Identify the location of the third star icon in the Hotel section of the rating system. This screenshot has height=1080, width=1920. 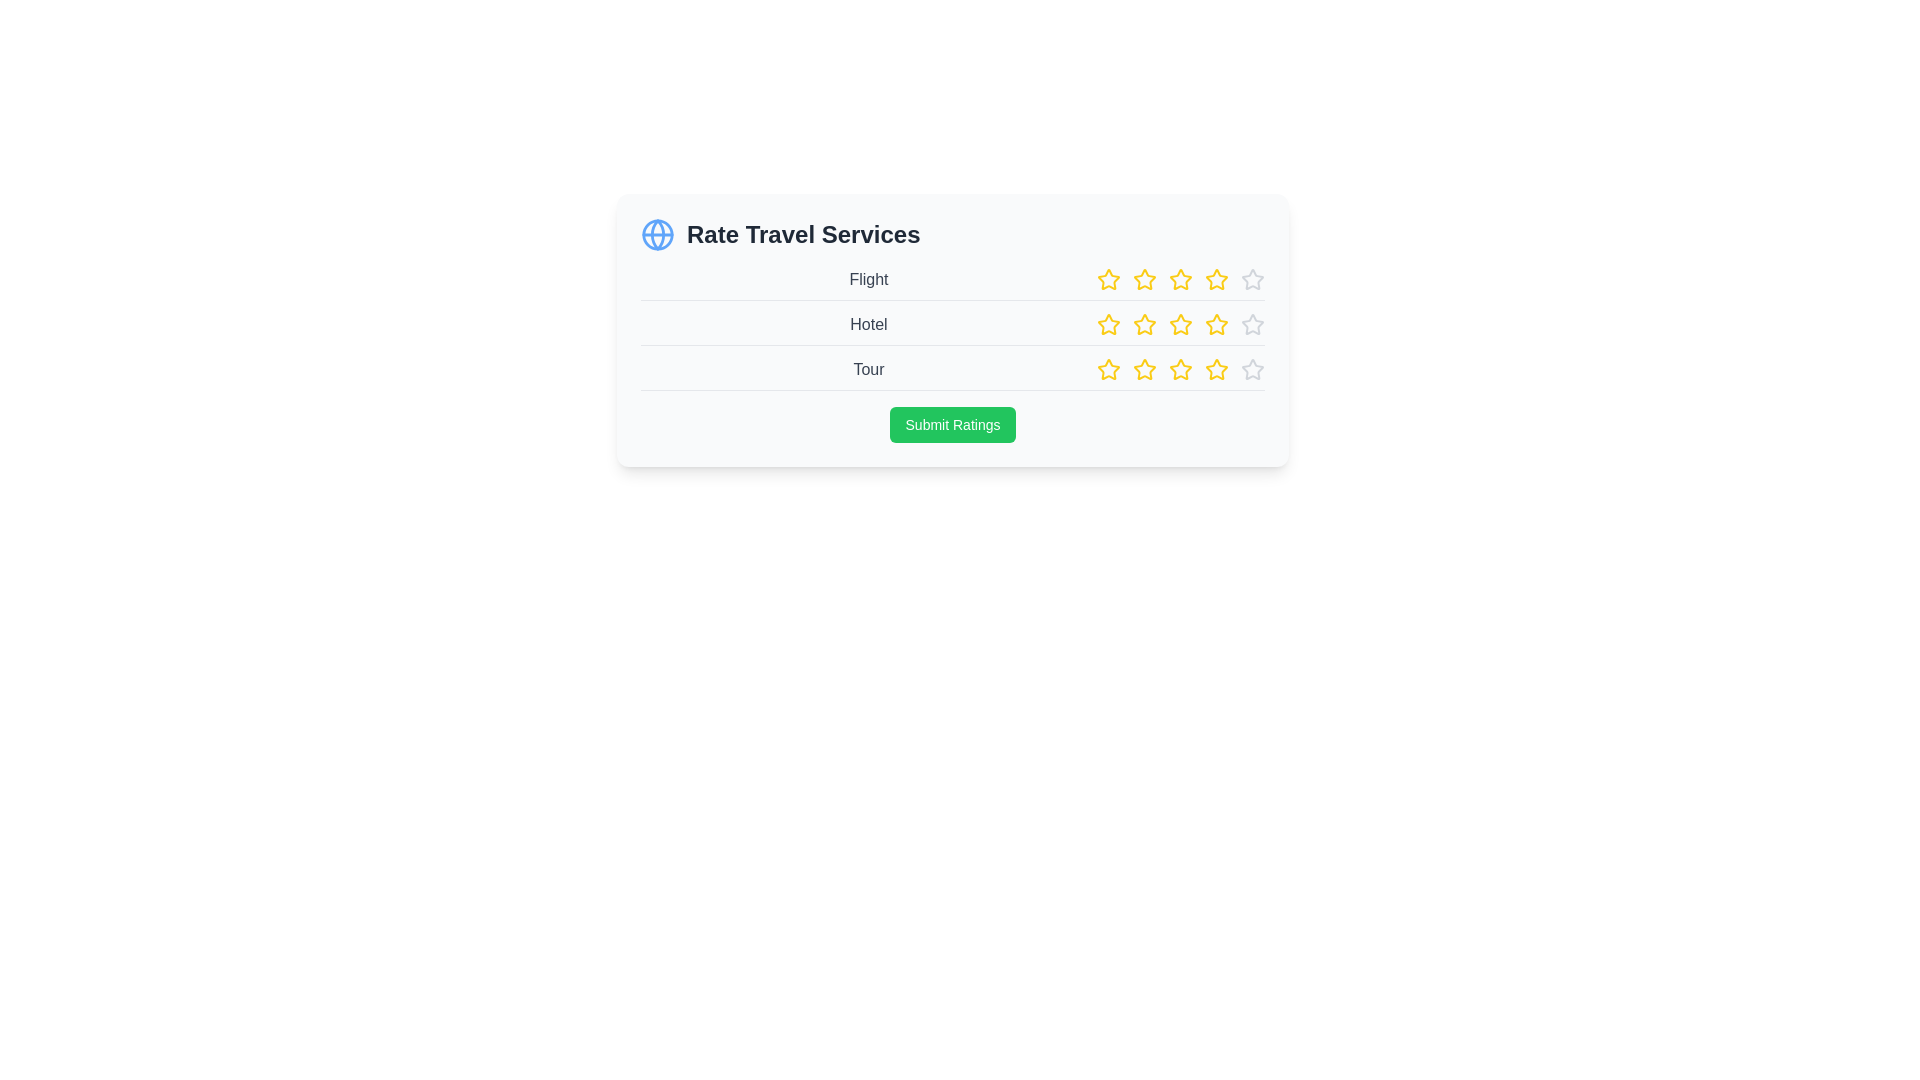
(1107, 323).